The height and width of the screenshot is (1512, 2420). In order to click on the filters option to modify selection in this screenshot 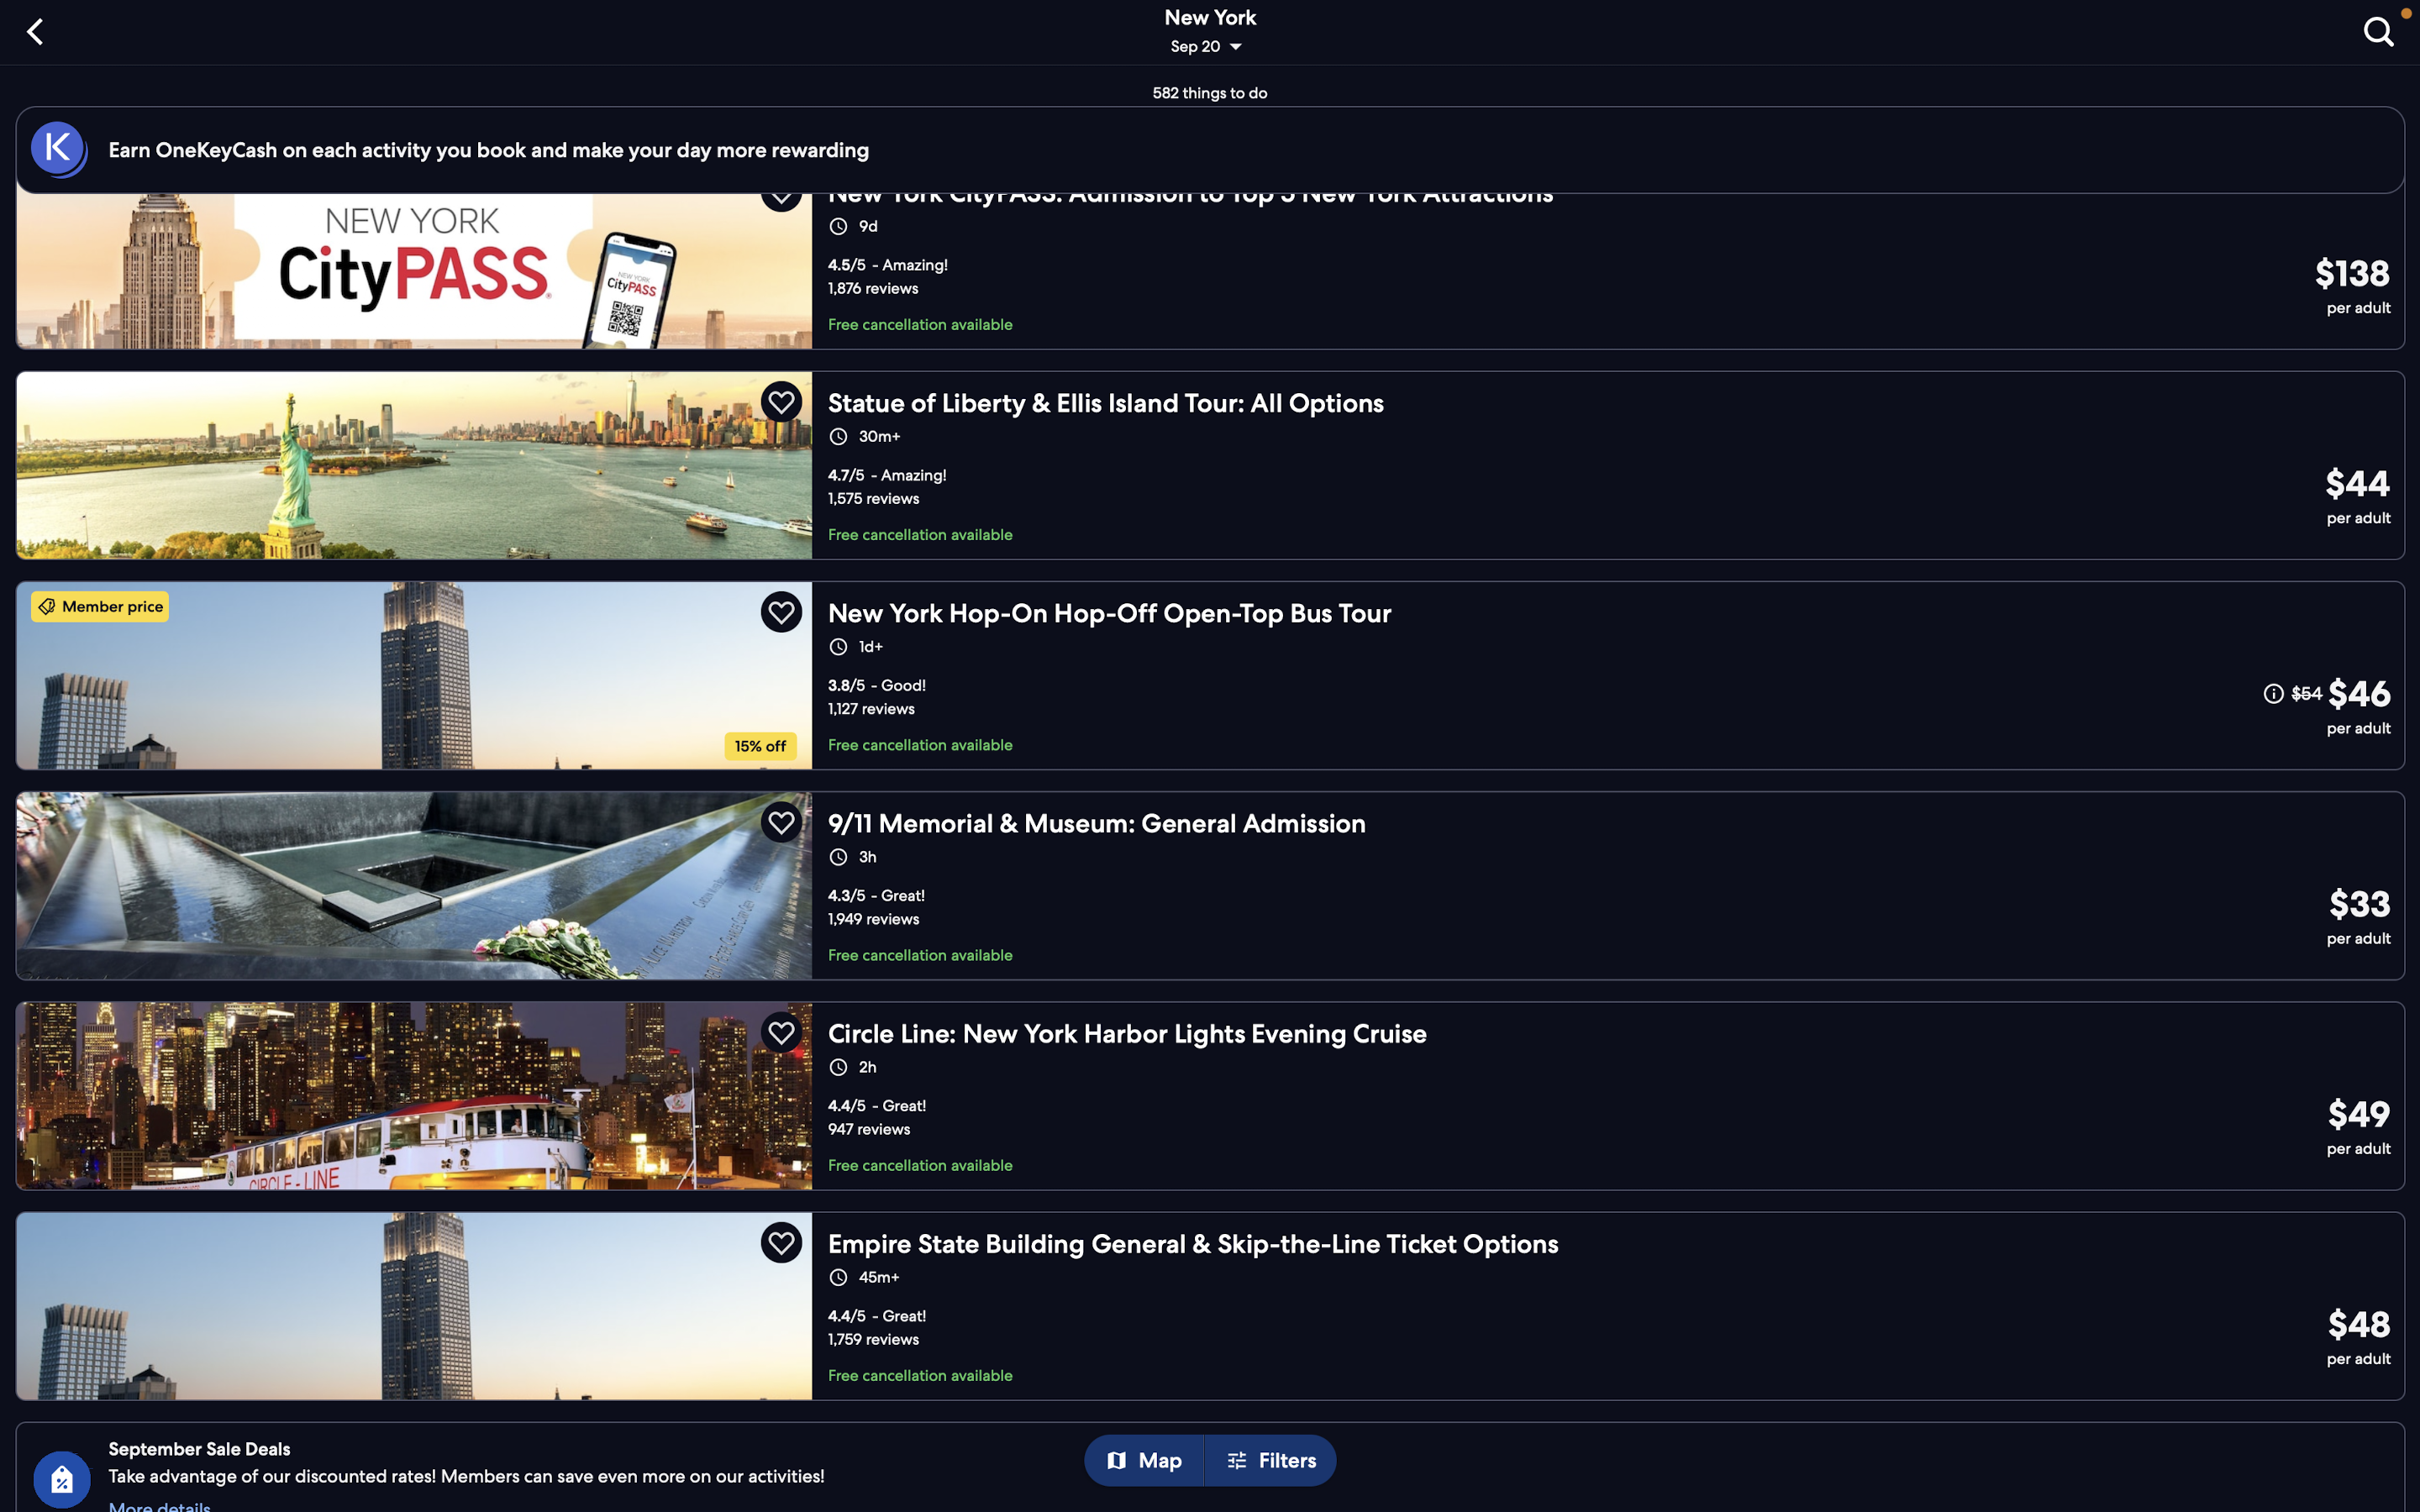, I will do `click(1276, 1461)`.